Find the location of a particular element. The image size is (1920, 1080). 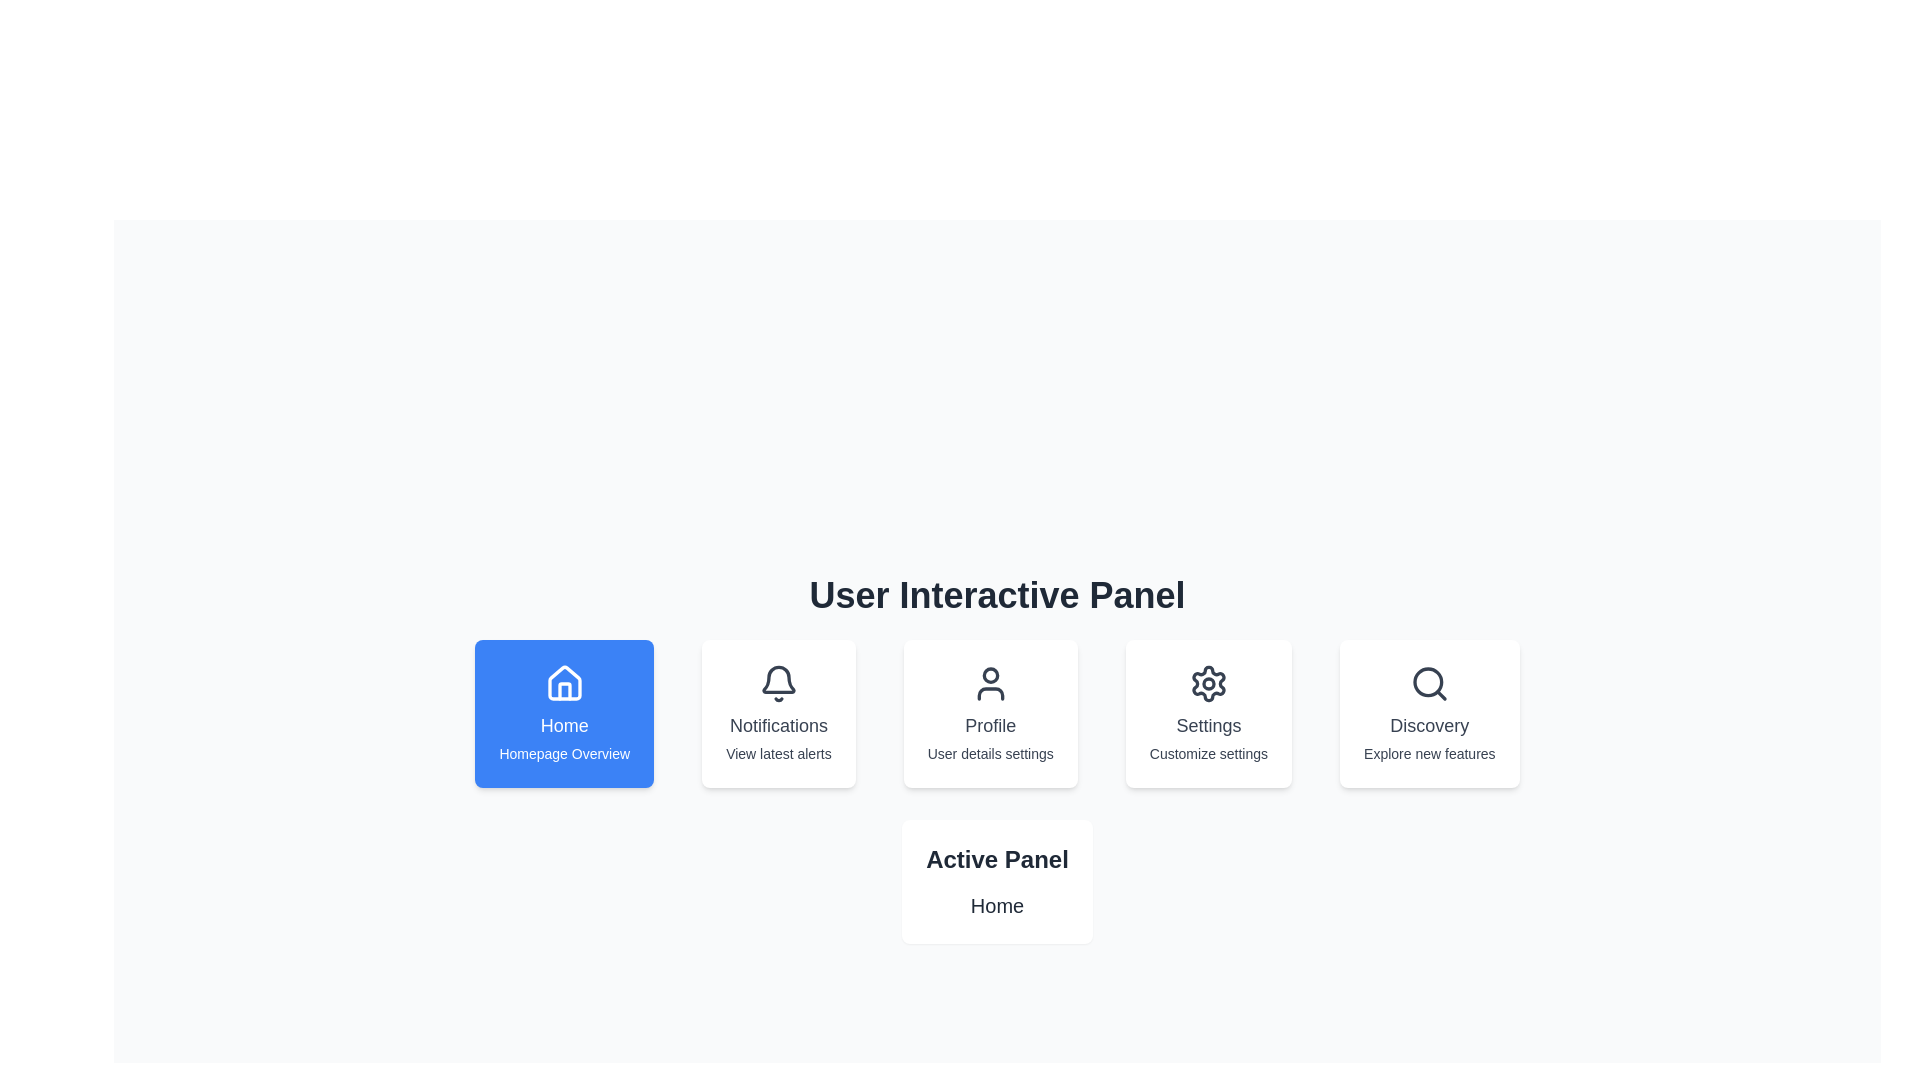

the inner circular part of the magnifying glass icon in the Discovery panel, which has no fill and a stroke around it is located at coordinates (1427, 681).